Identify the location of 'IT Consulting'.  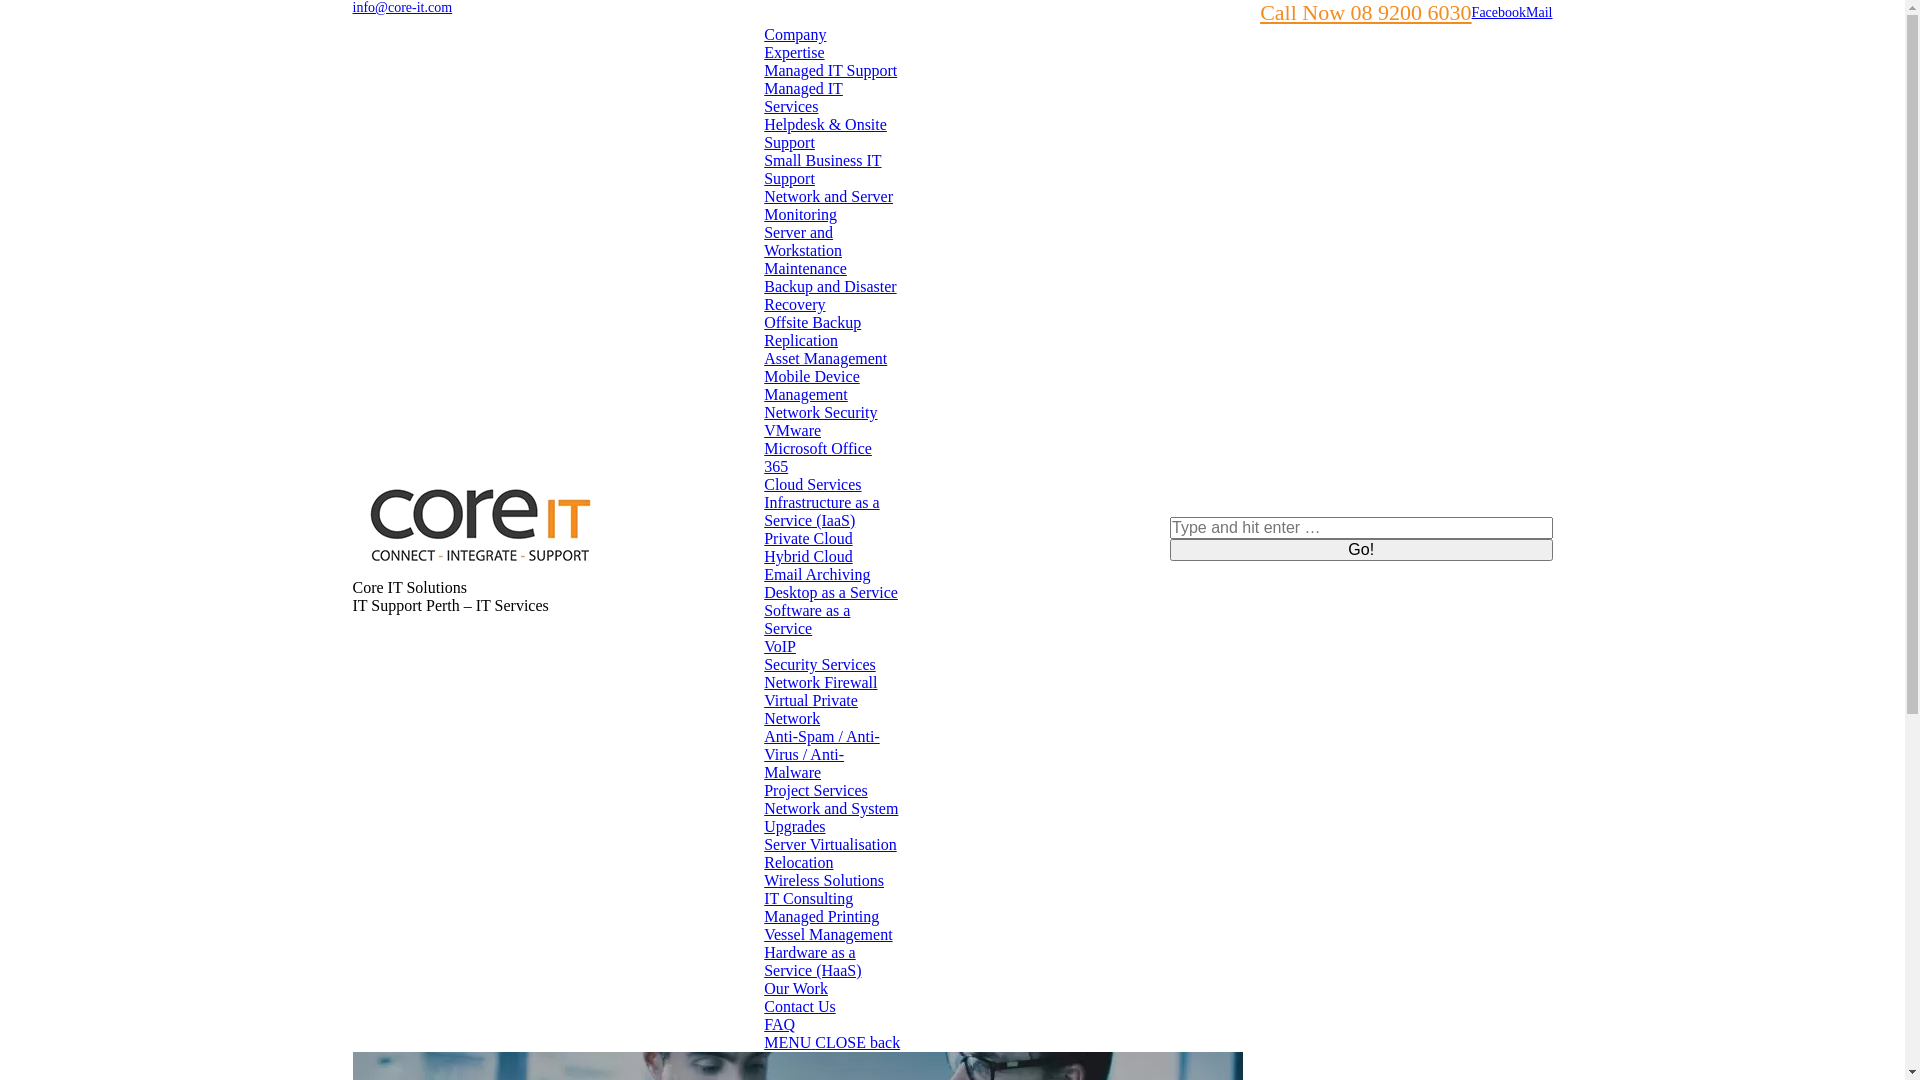
(808, 897).